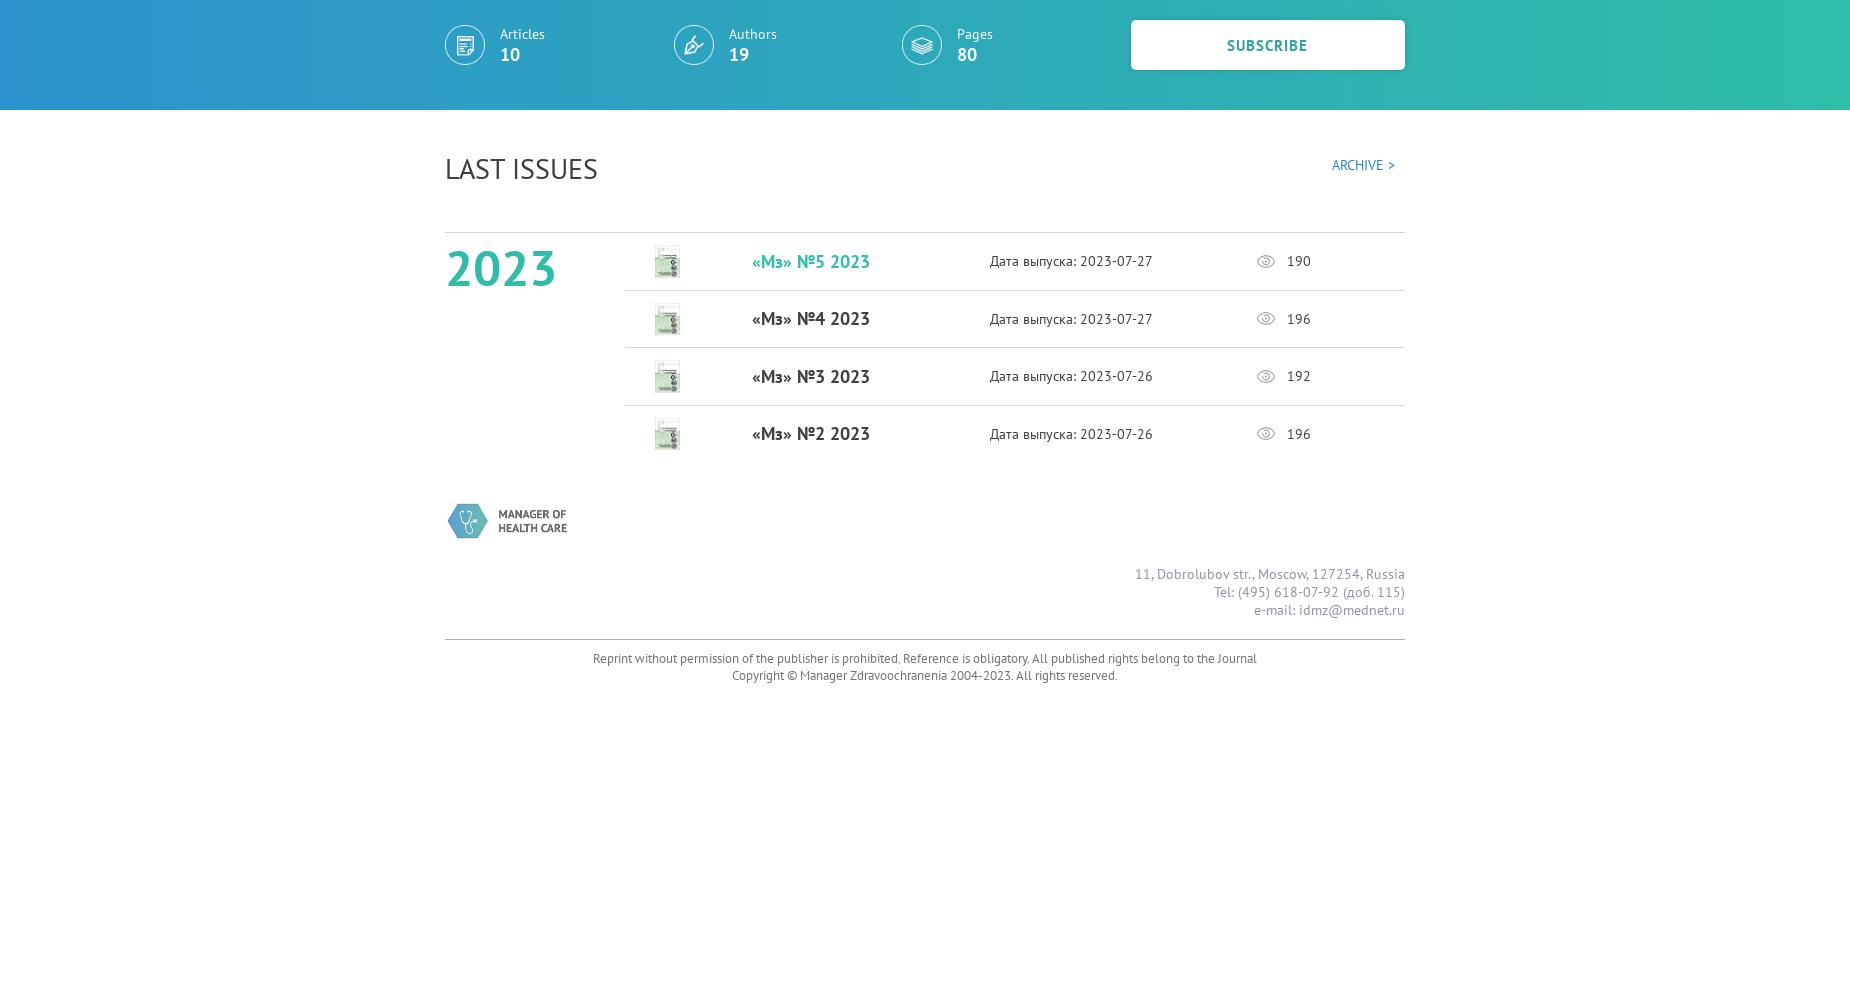 This screenshot has height=1000, width=1850. I want to click on '«Мз» №5 2023', so click(809, 260).